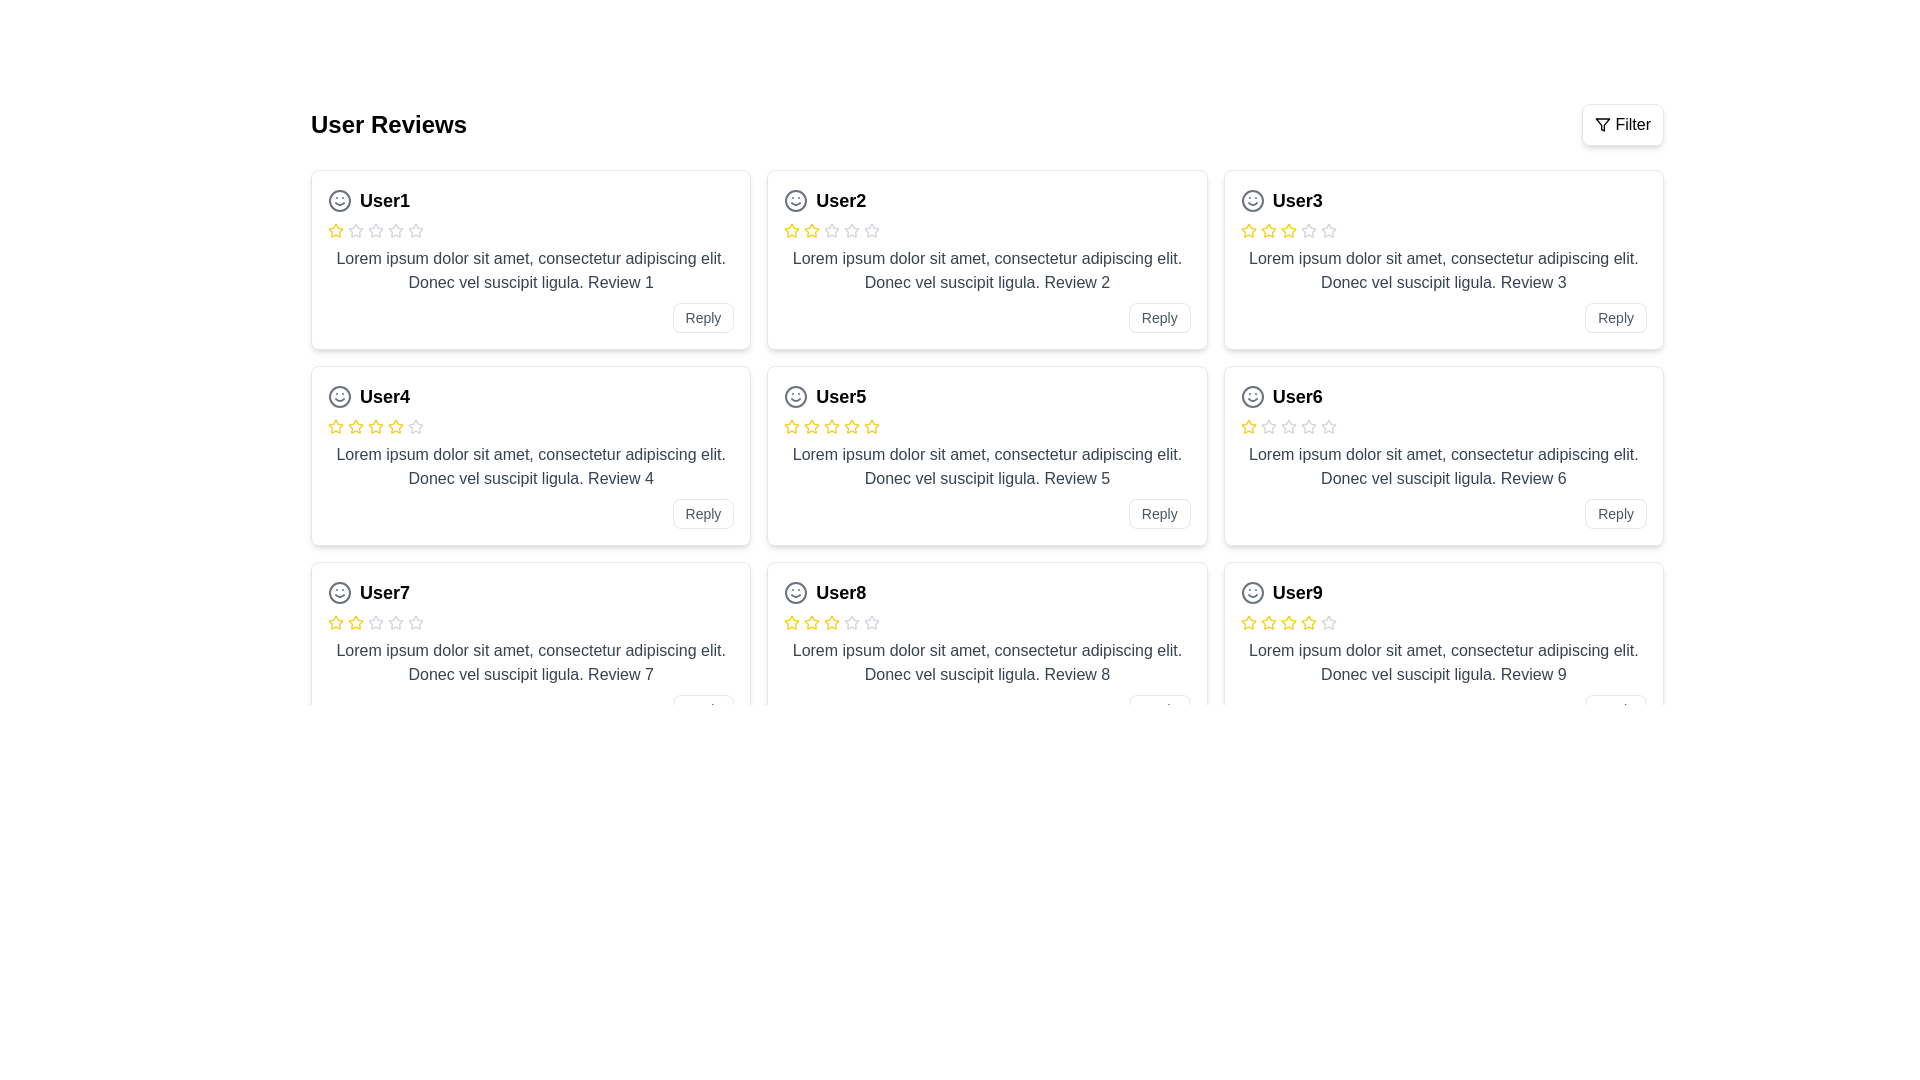 This screenshot has height=1080, width=1920. Describe the element at coordinates (336, 621) in the screenshot. I see `the first yellow star icon in the rating system for User7's review` at that location.